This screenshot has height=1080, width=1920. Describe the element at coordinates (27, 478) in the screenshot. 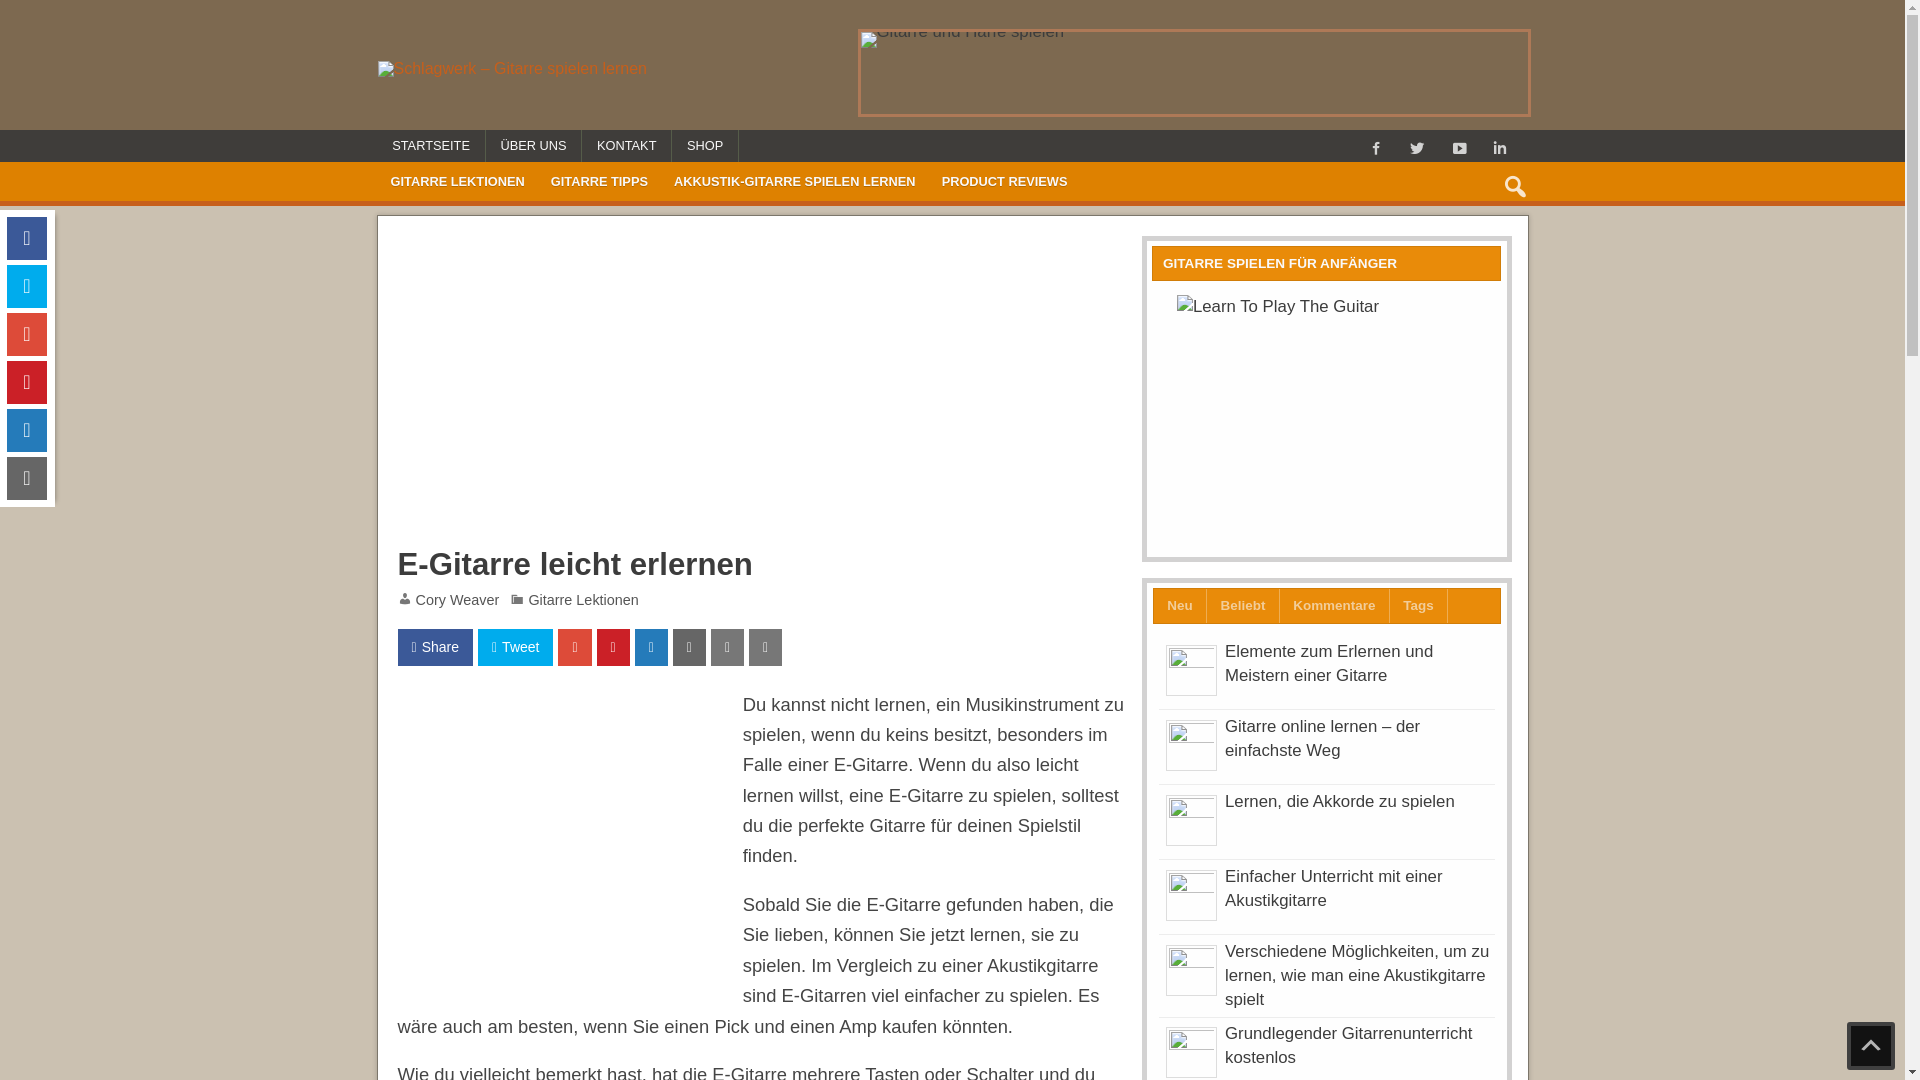

I see `'Send email this article'` at that location.